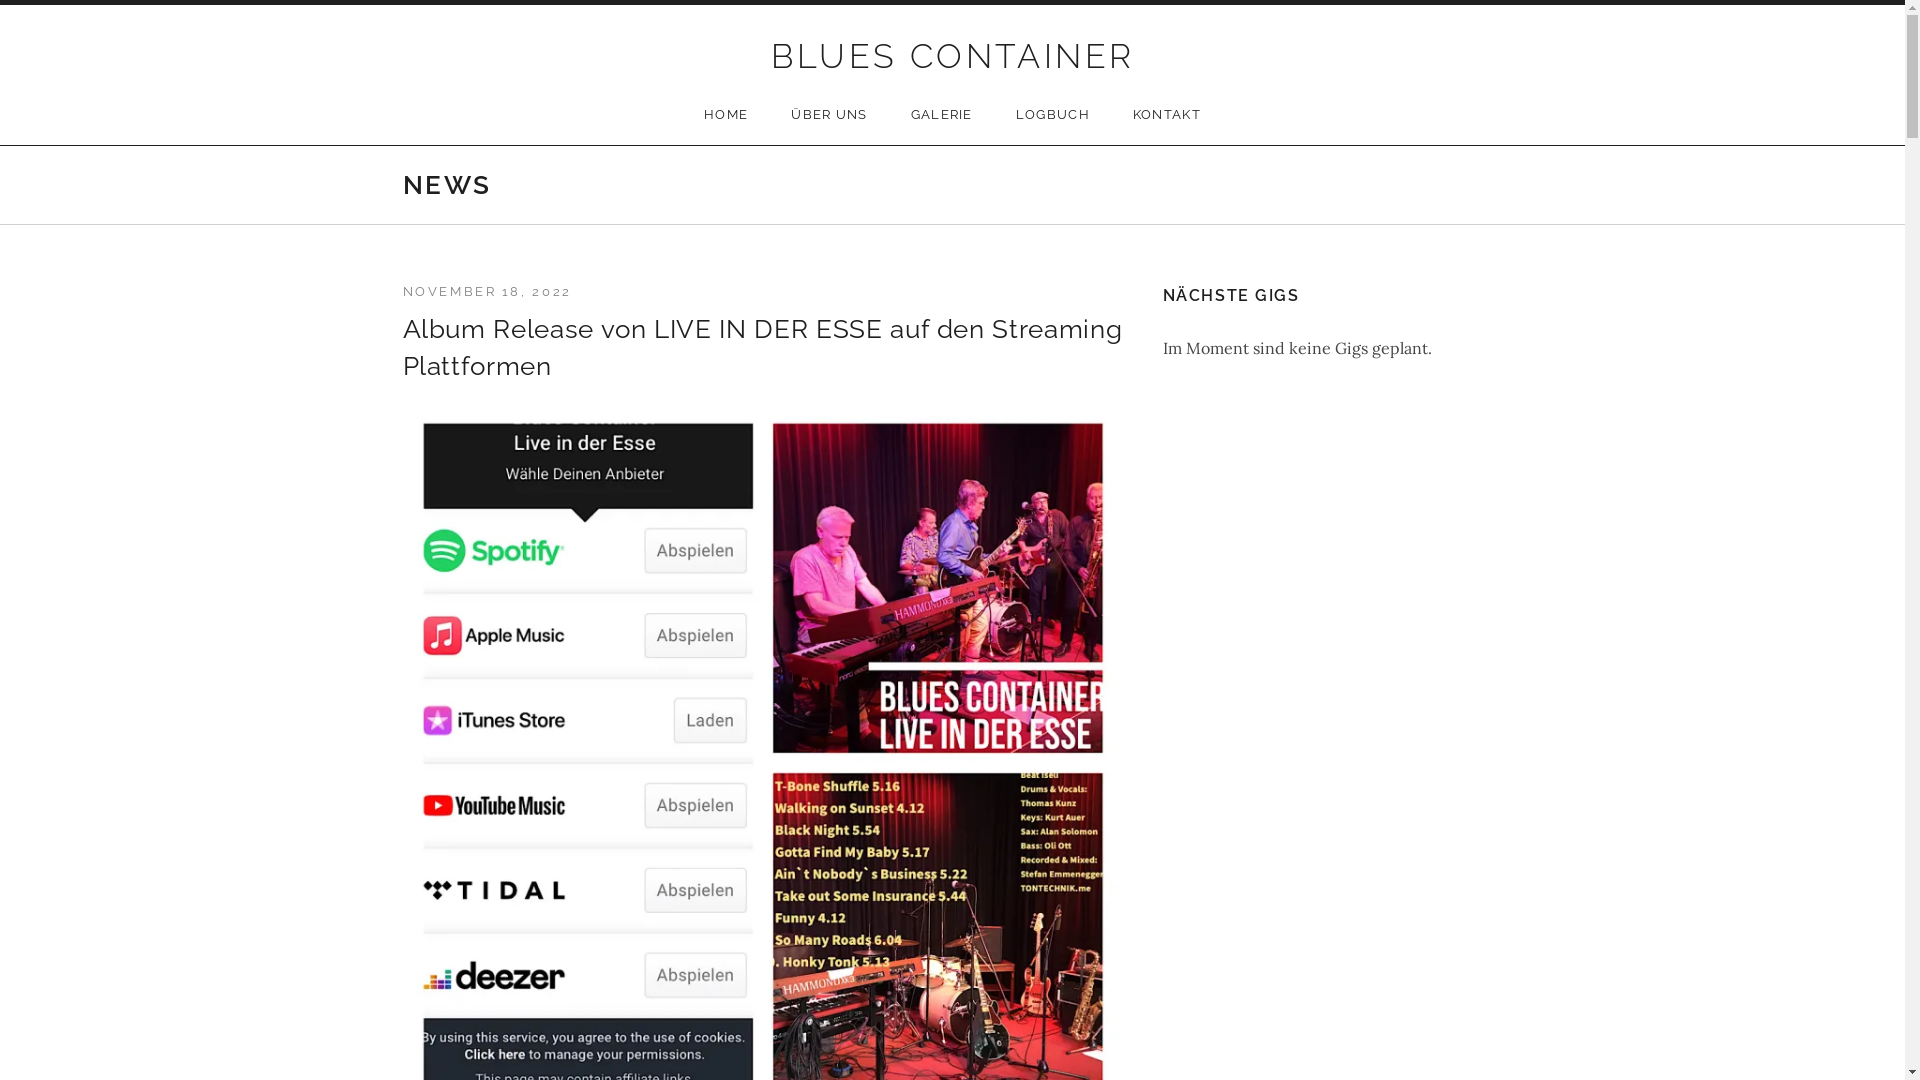 Image resolution: width=1920 pixels, height=1080 pixels. What do you see at coordinates (1166, 115) in the screenshot?
I see `'KONTAKT'` at bounding box center [1166, 115].